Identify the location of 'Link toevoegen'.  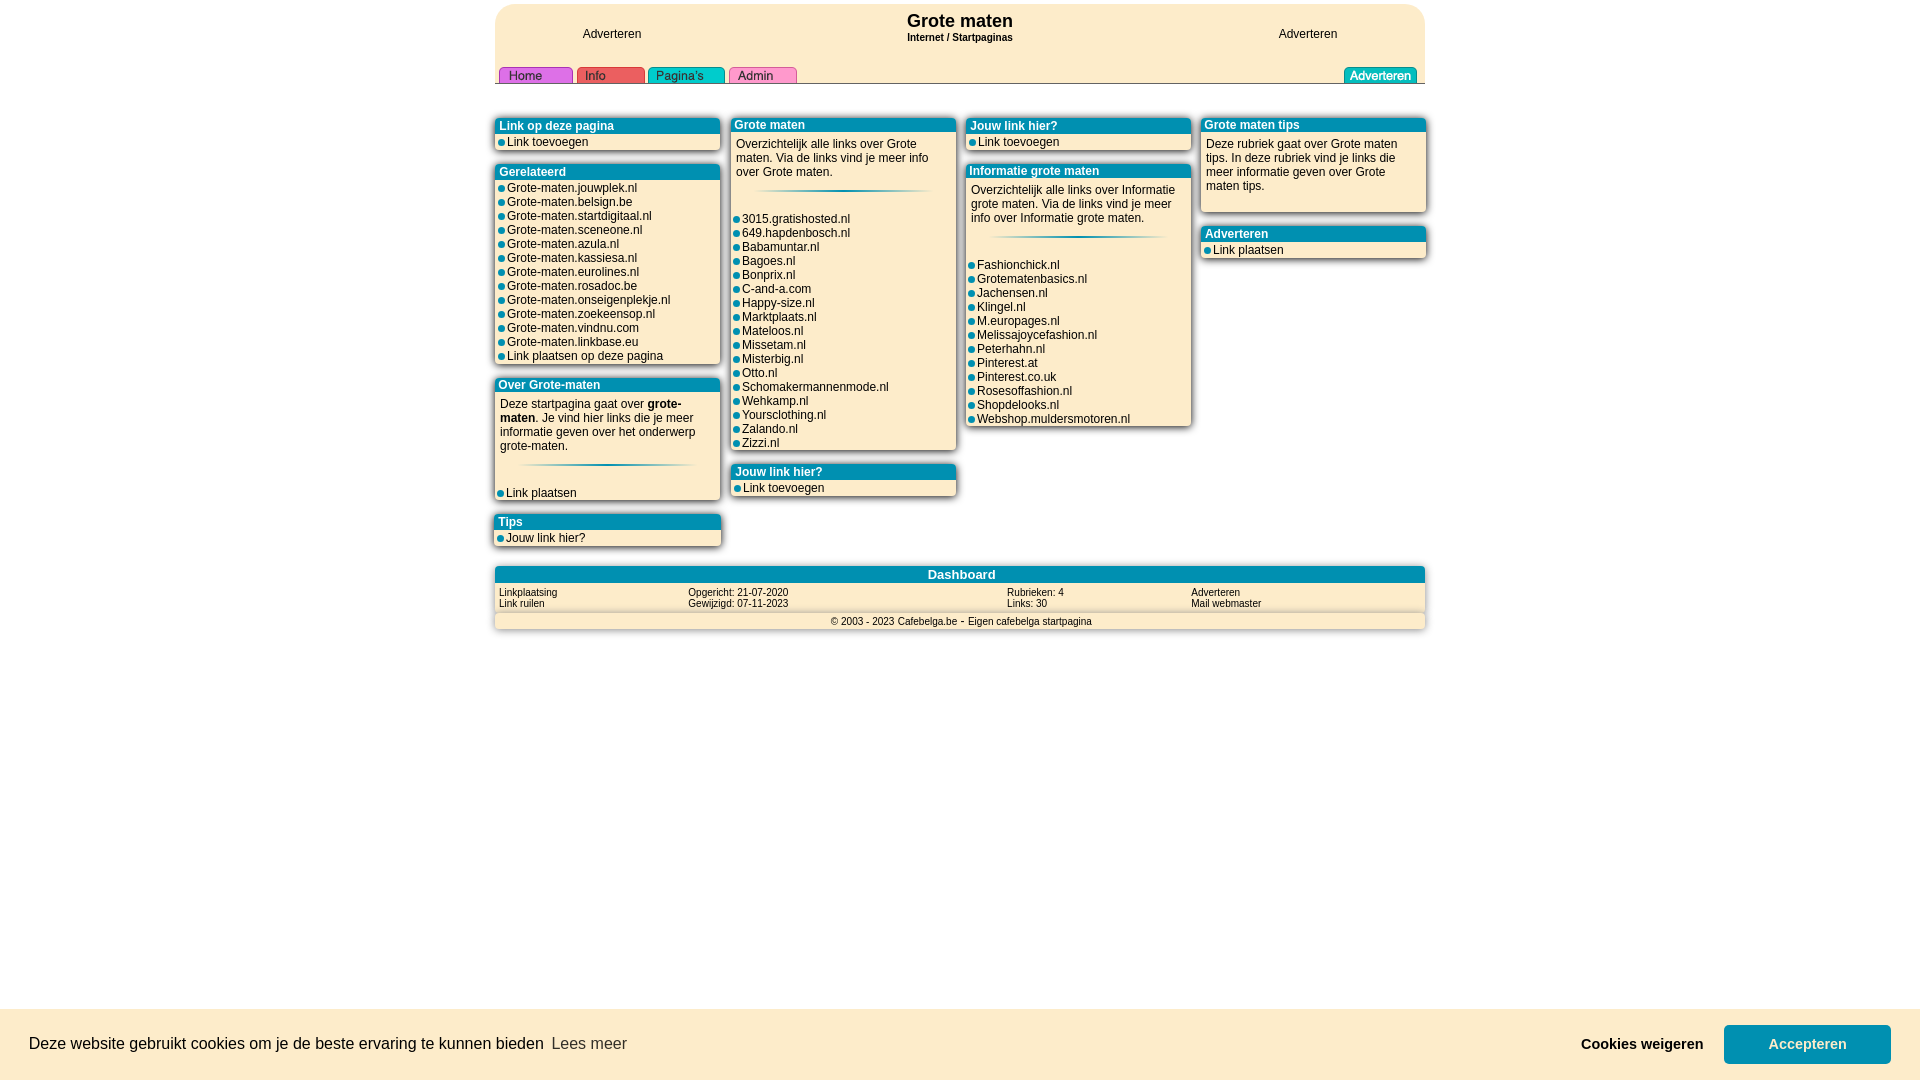
(1018, 141).